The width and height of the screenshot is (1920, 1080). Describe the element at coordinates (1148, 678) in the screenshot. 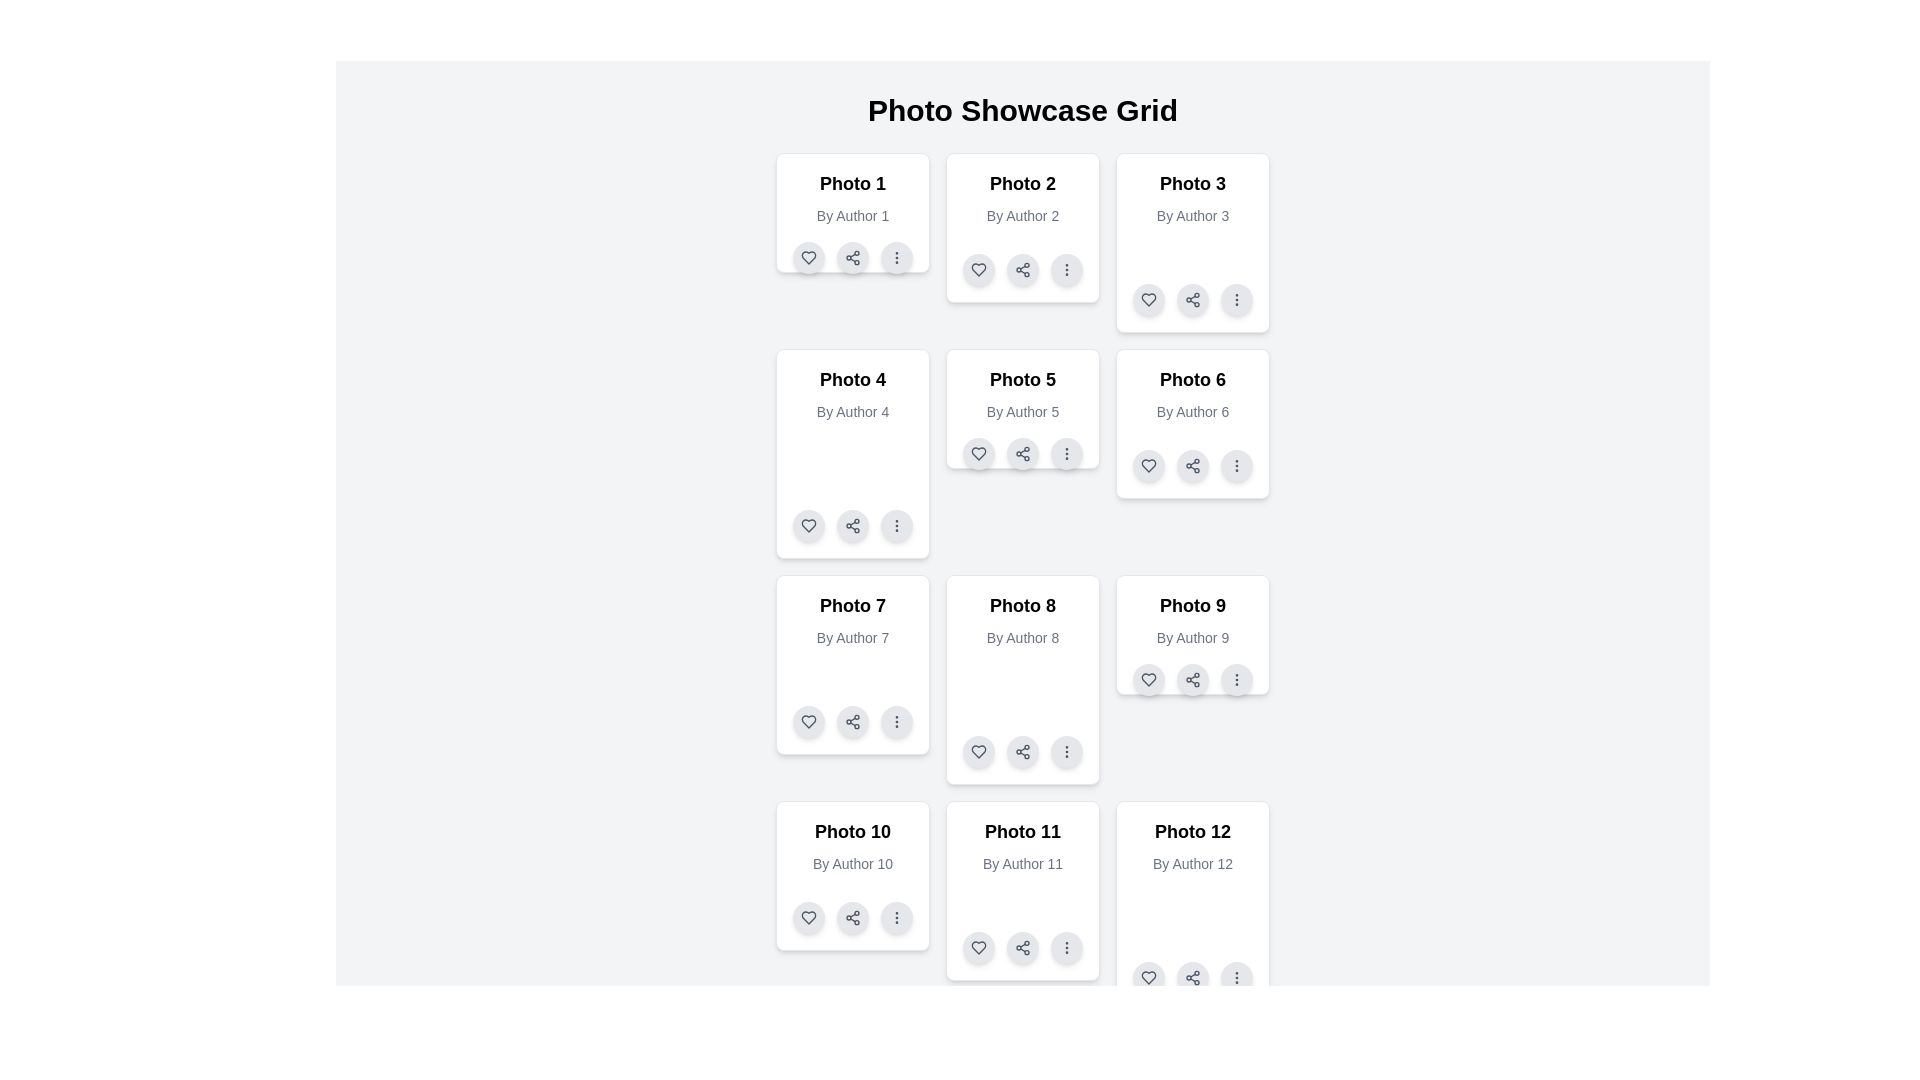

I see `the heart-shaped icon representing a 'like' feature located at the bottom left corner of the card labeled 'Photo 9'` at that location.